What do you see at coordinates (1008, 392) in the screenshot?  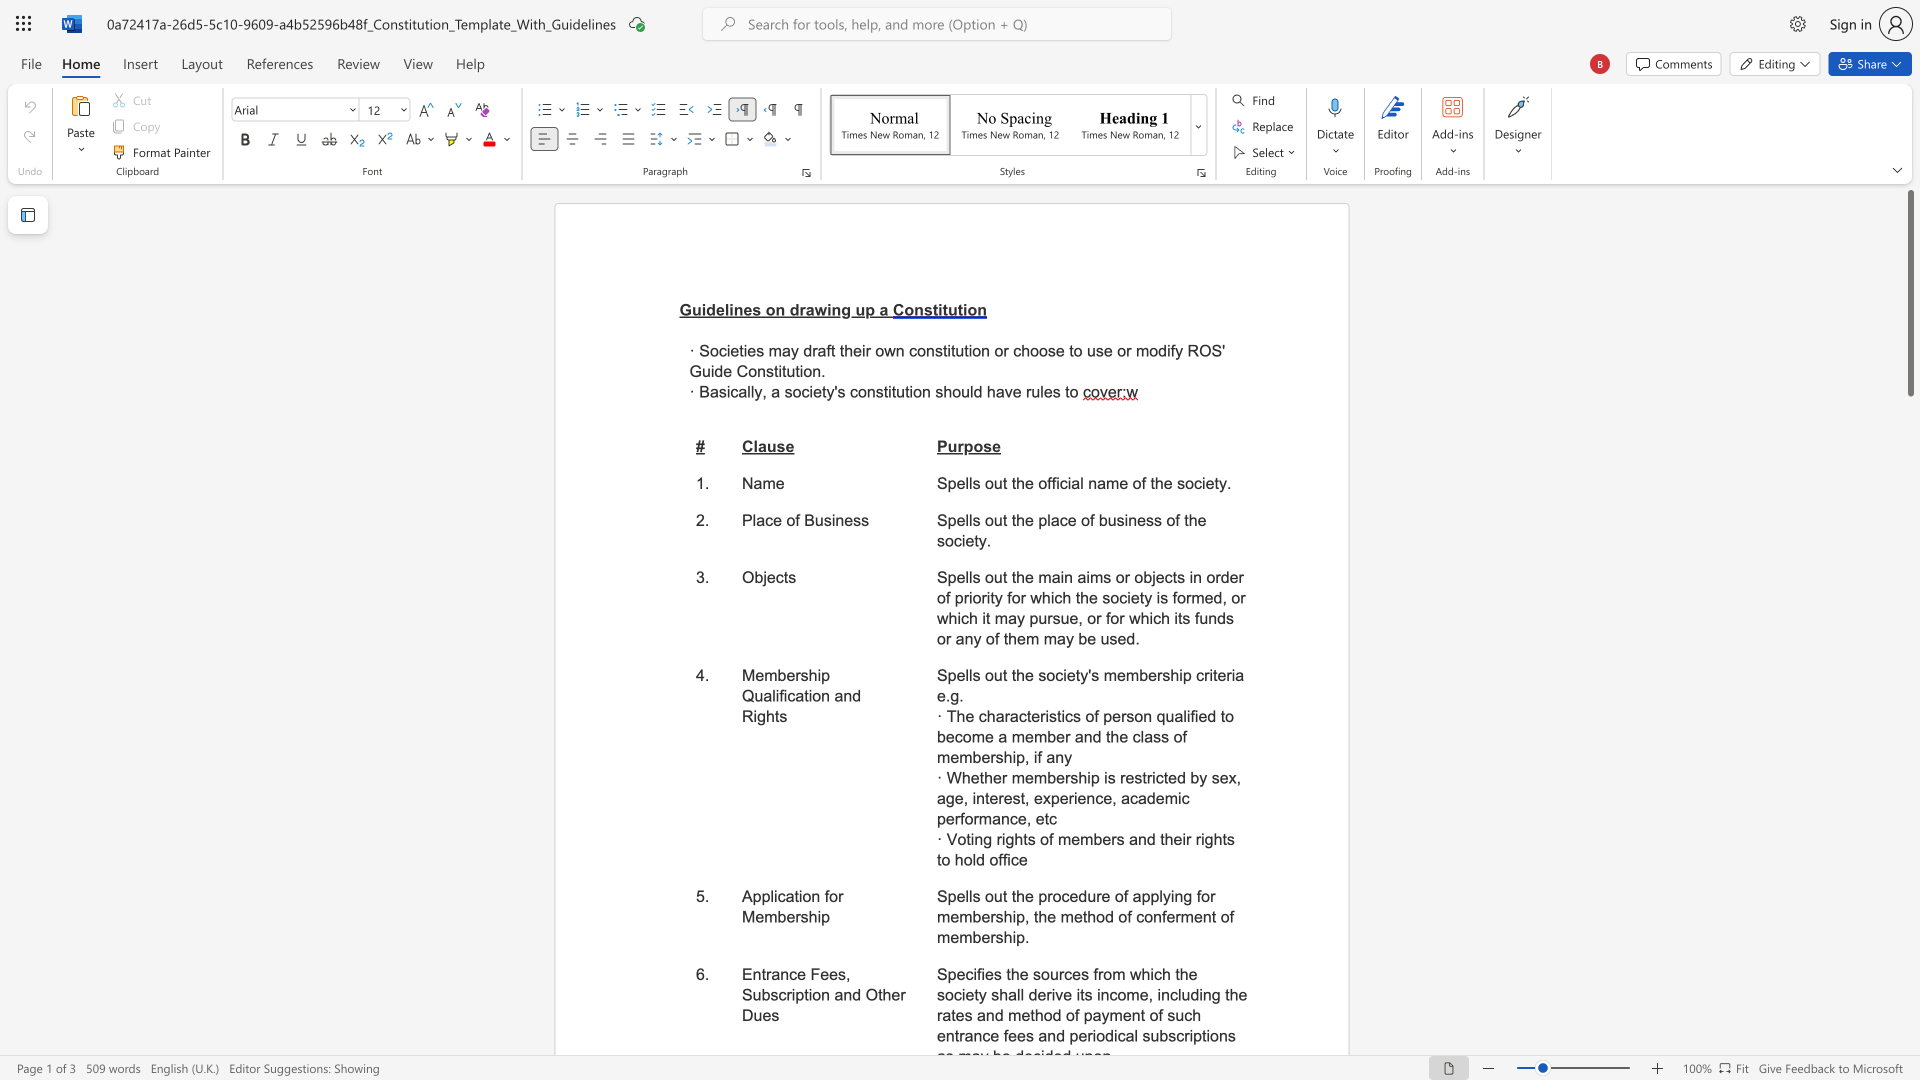 I see `the 1th character "v" in the text` at bounding box center [1008, 392].